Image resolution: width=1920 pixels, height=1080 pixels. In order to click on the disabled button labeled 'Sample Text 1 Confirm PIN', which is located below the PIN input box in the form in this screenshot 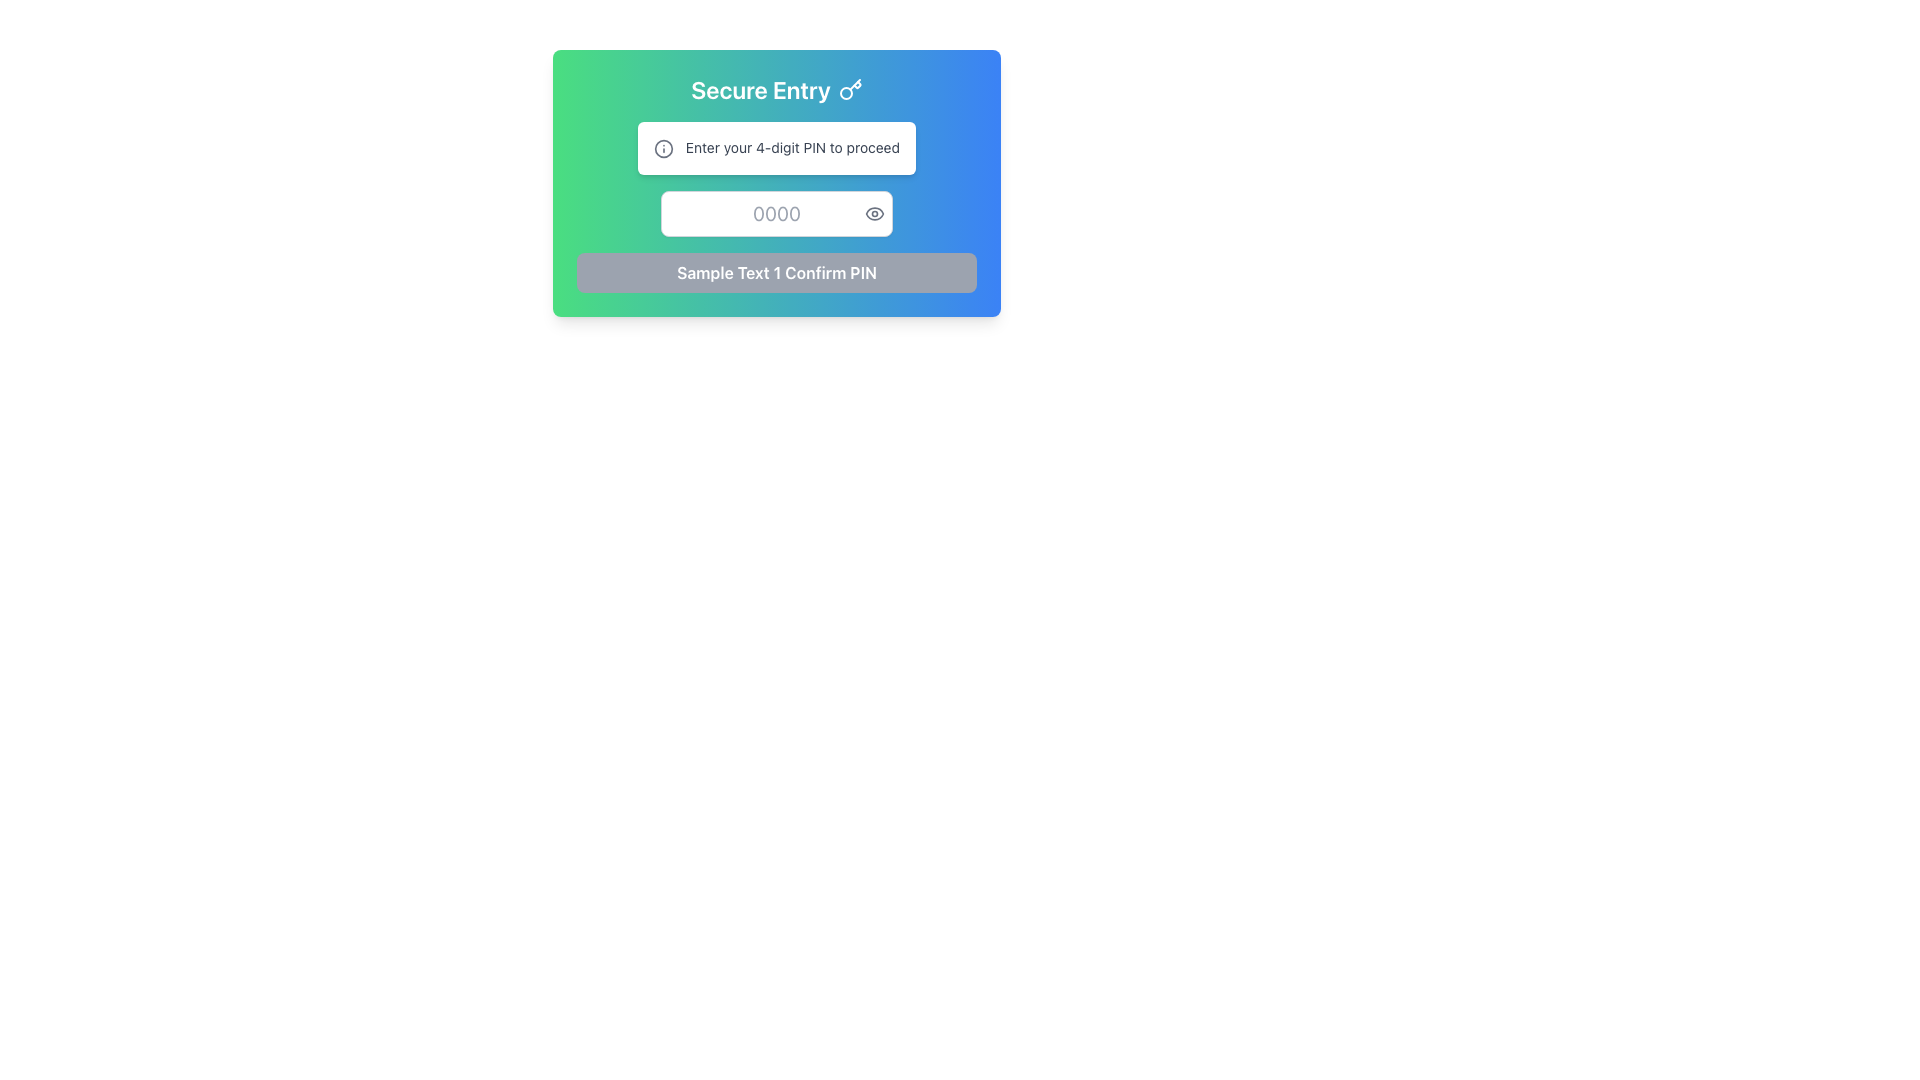, I will do `click(776, 273)`.